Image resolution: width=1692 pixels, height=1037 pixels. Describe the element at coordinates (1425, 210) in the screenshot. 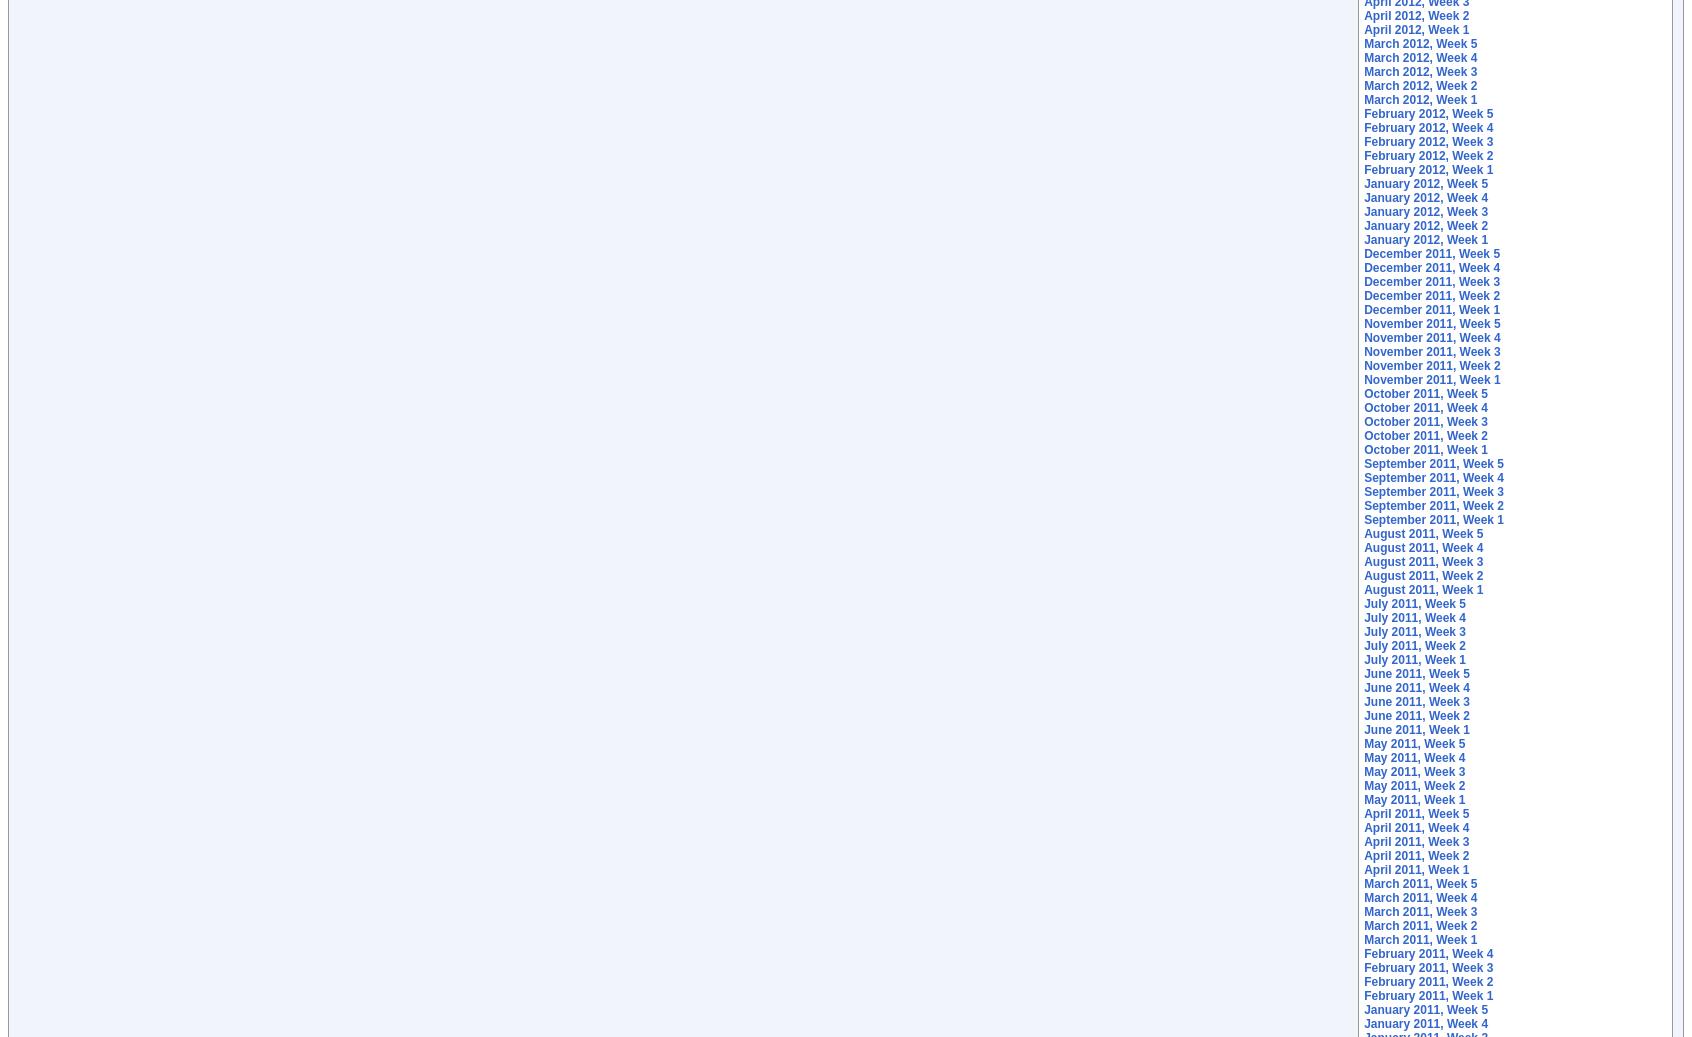

I see `'January 2012, Week 3'` at that location.